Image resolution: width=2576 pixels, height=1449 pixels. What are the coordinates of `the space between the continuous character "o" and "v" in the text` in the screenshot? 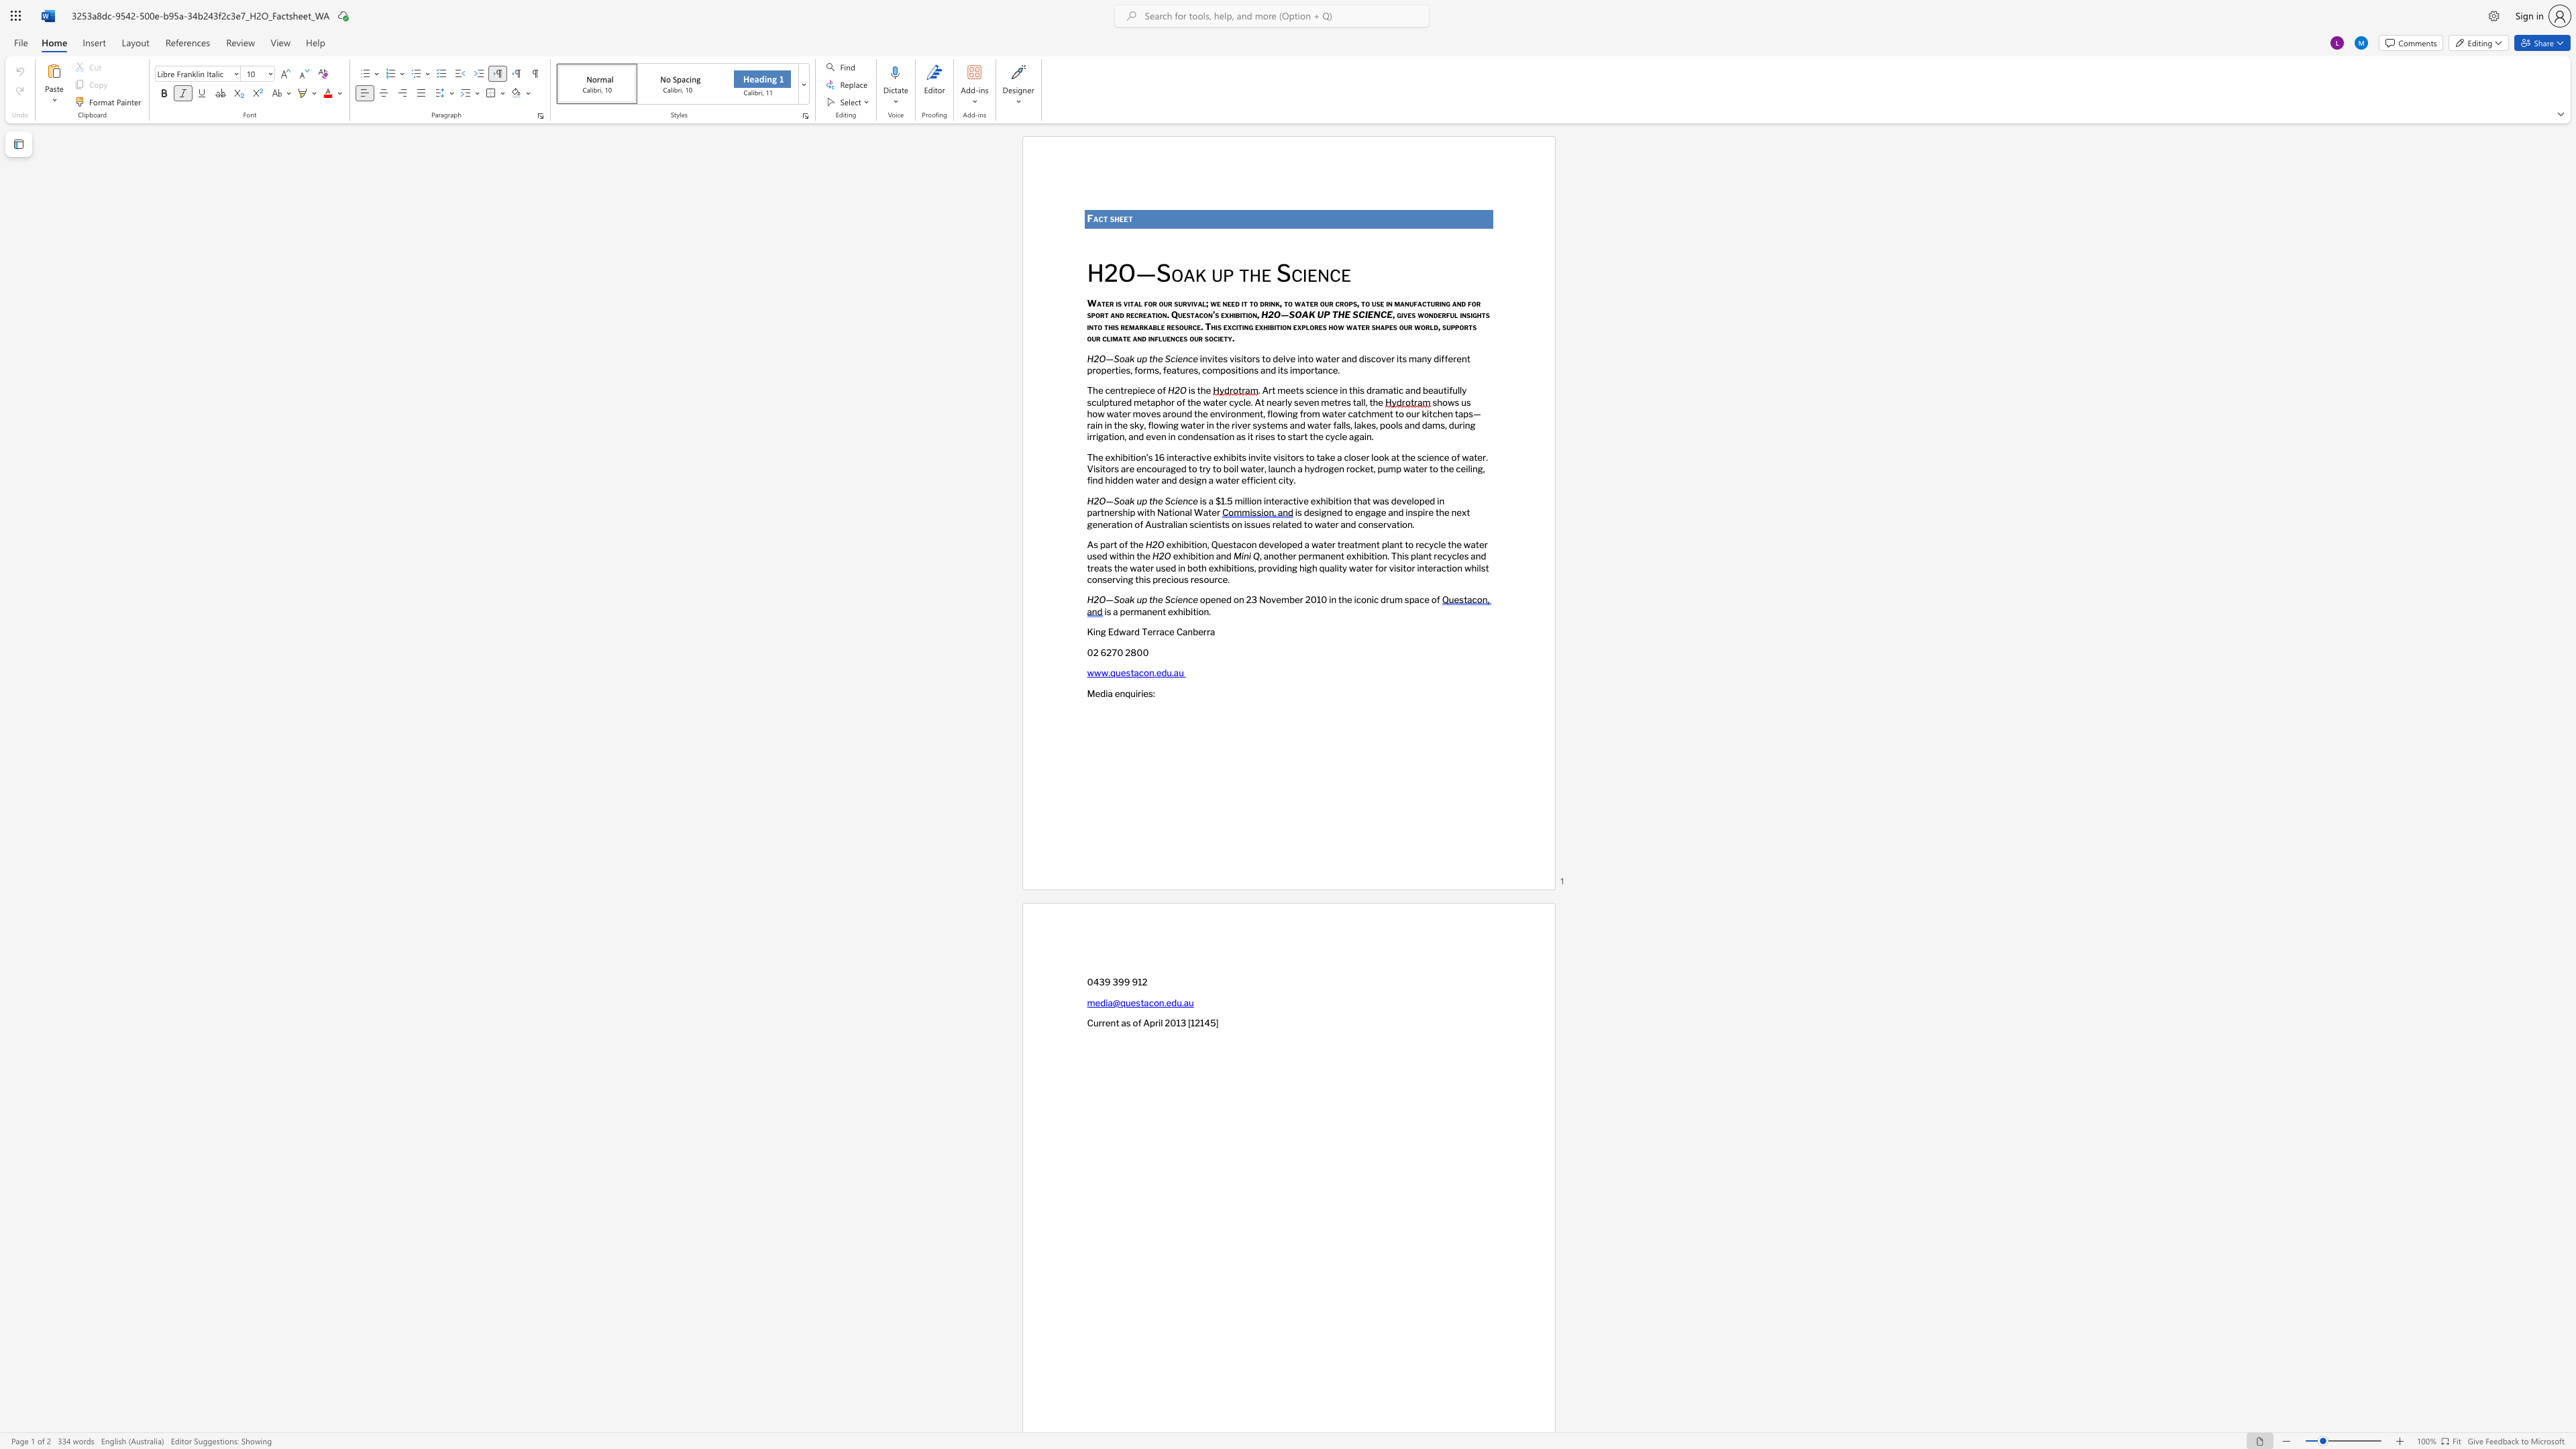 It's located at (1271, 567).